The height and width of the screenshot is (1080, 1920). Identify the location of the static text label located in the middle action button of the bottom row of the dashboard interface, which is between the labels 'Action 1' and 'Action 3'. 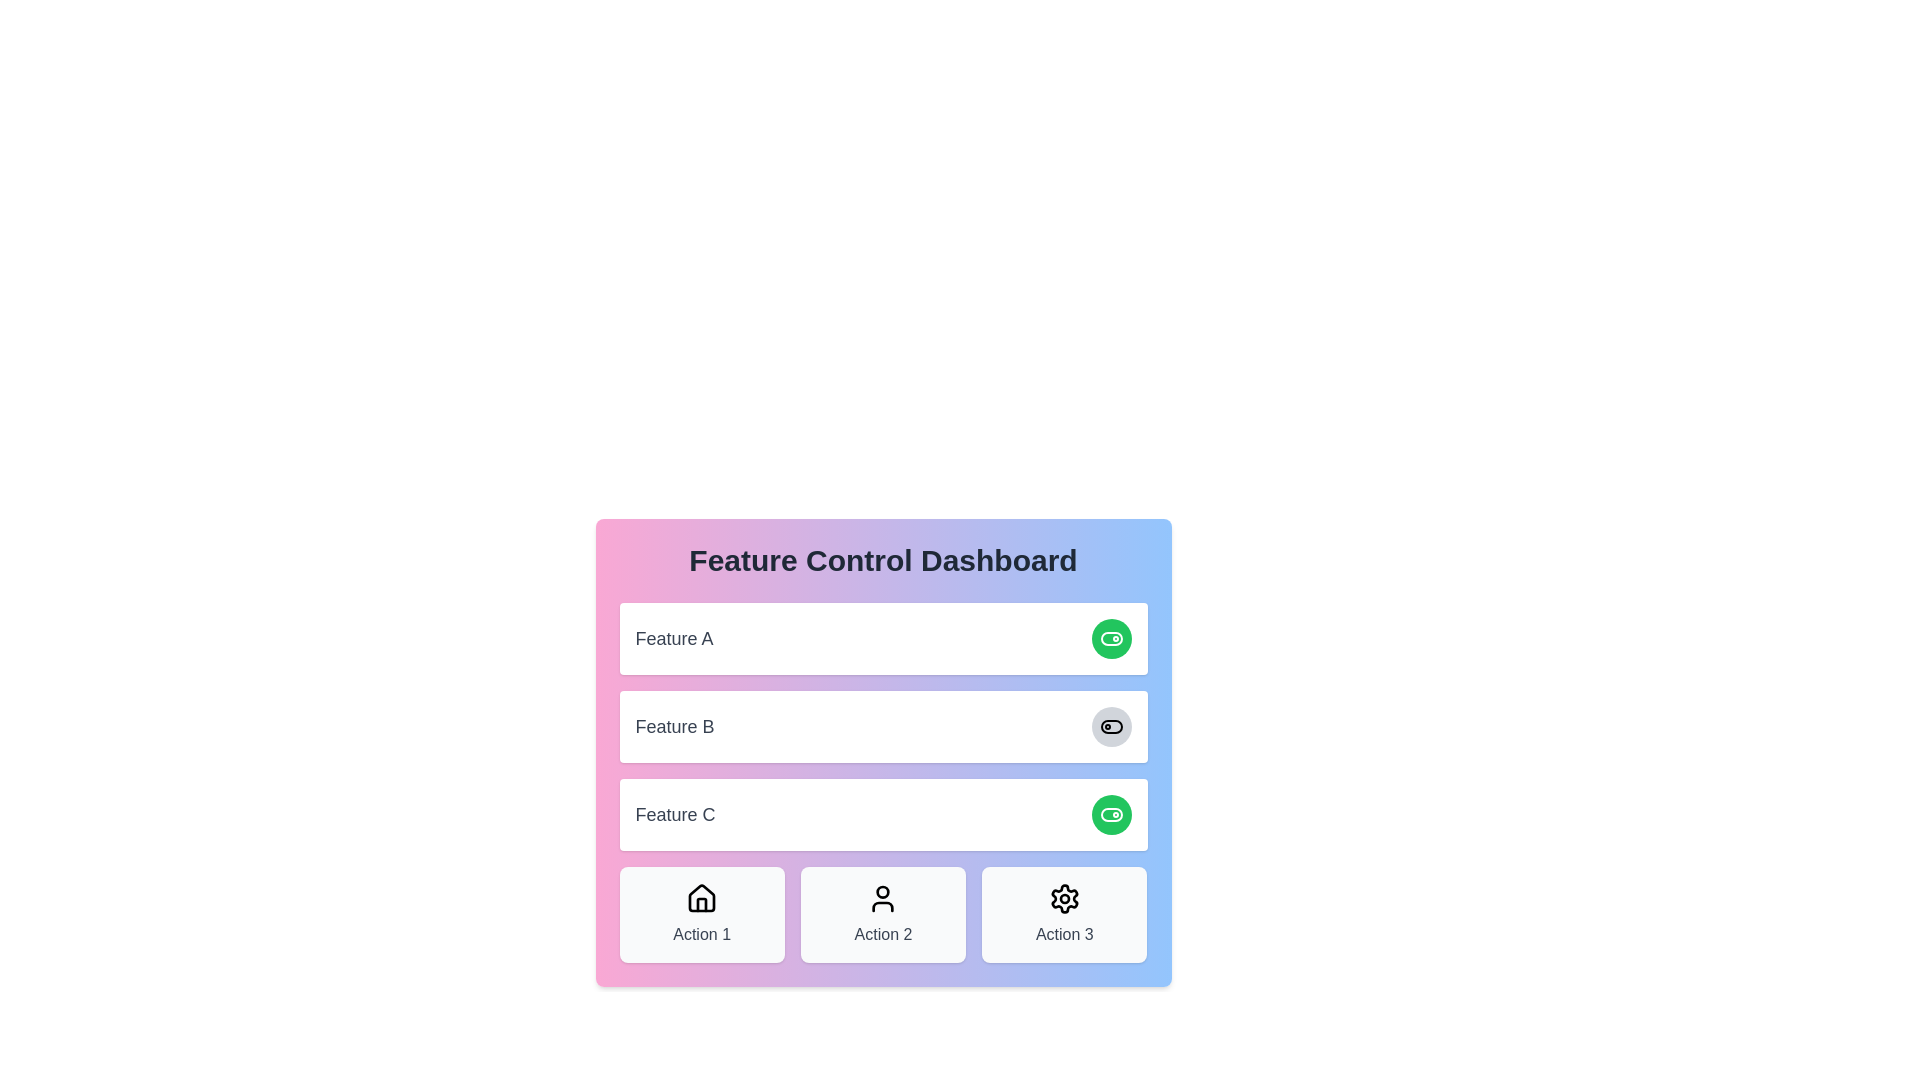
(882, 934).